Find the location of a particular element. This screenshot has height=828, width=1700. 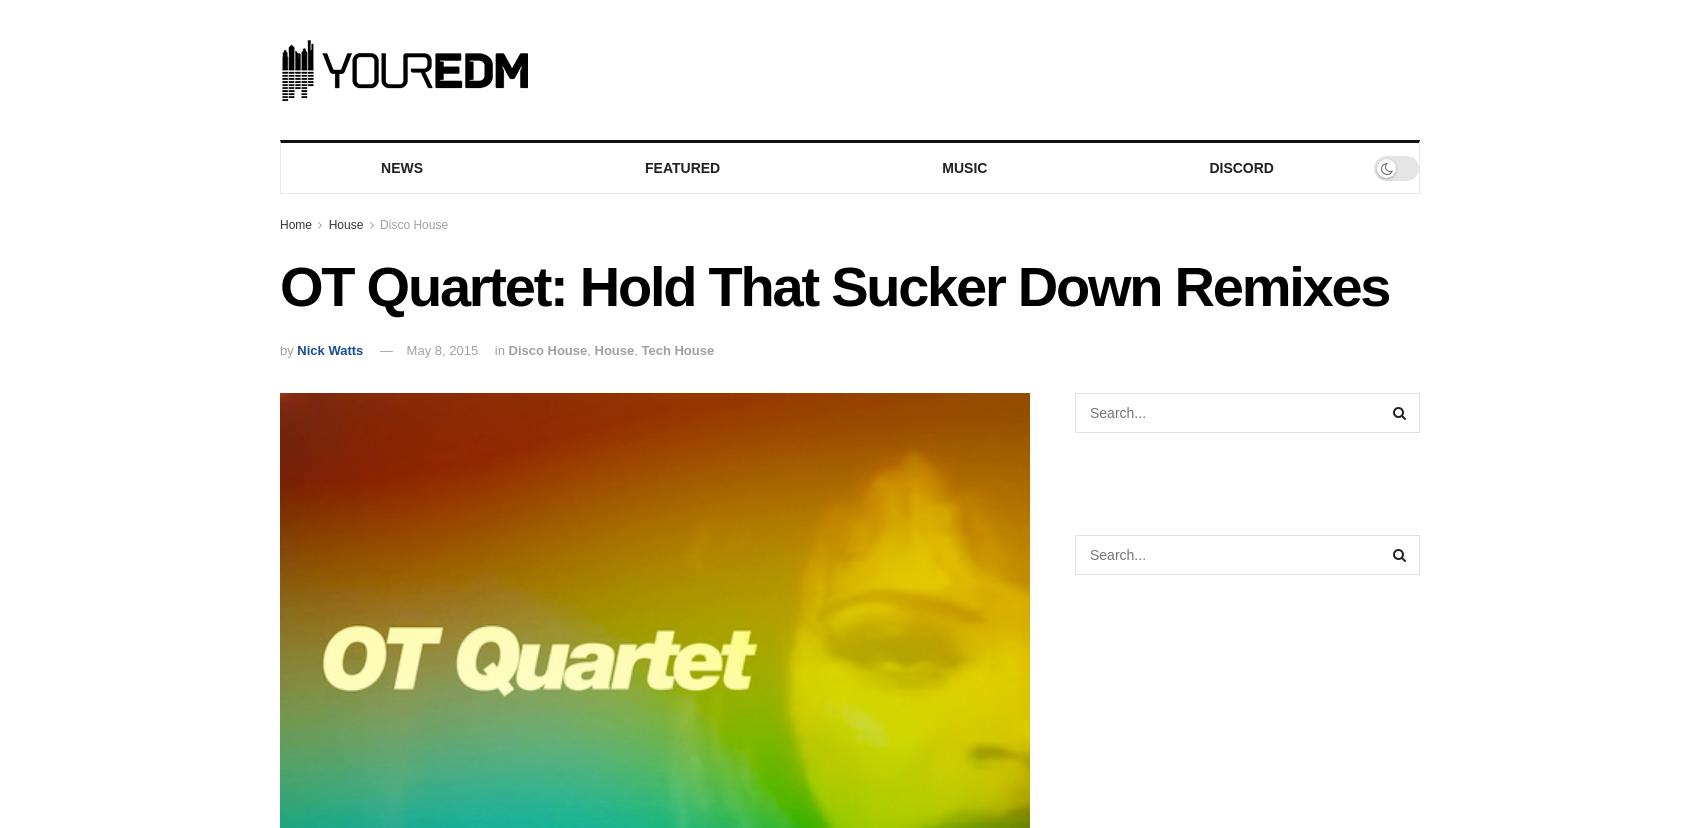

'Featured' is located at coordinates (682, 168).